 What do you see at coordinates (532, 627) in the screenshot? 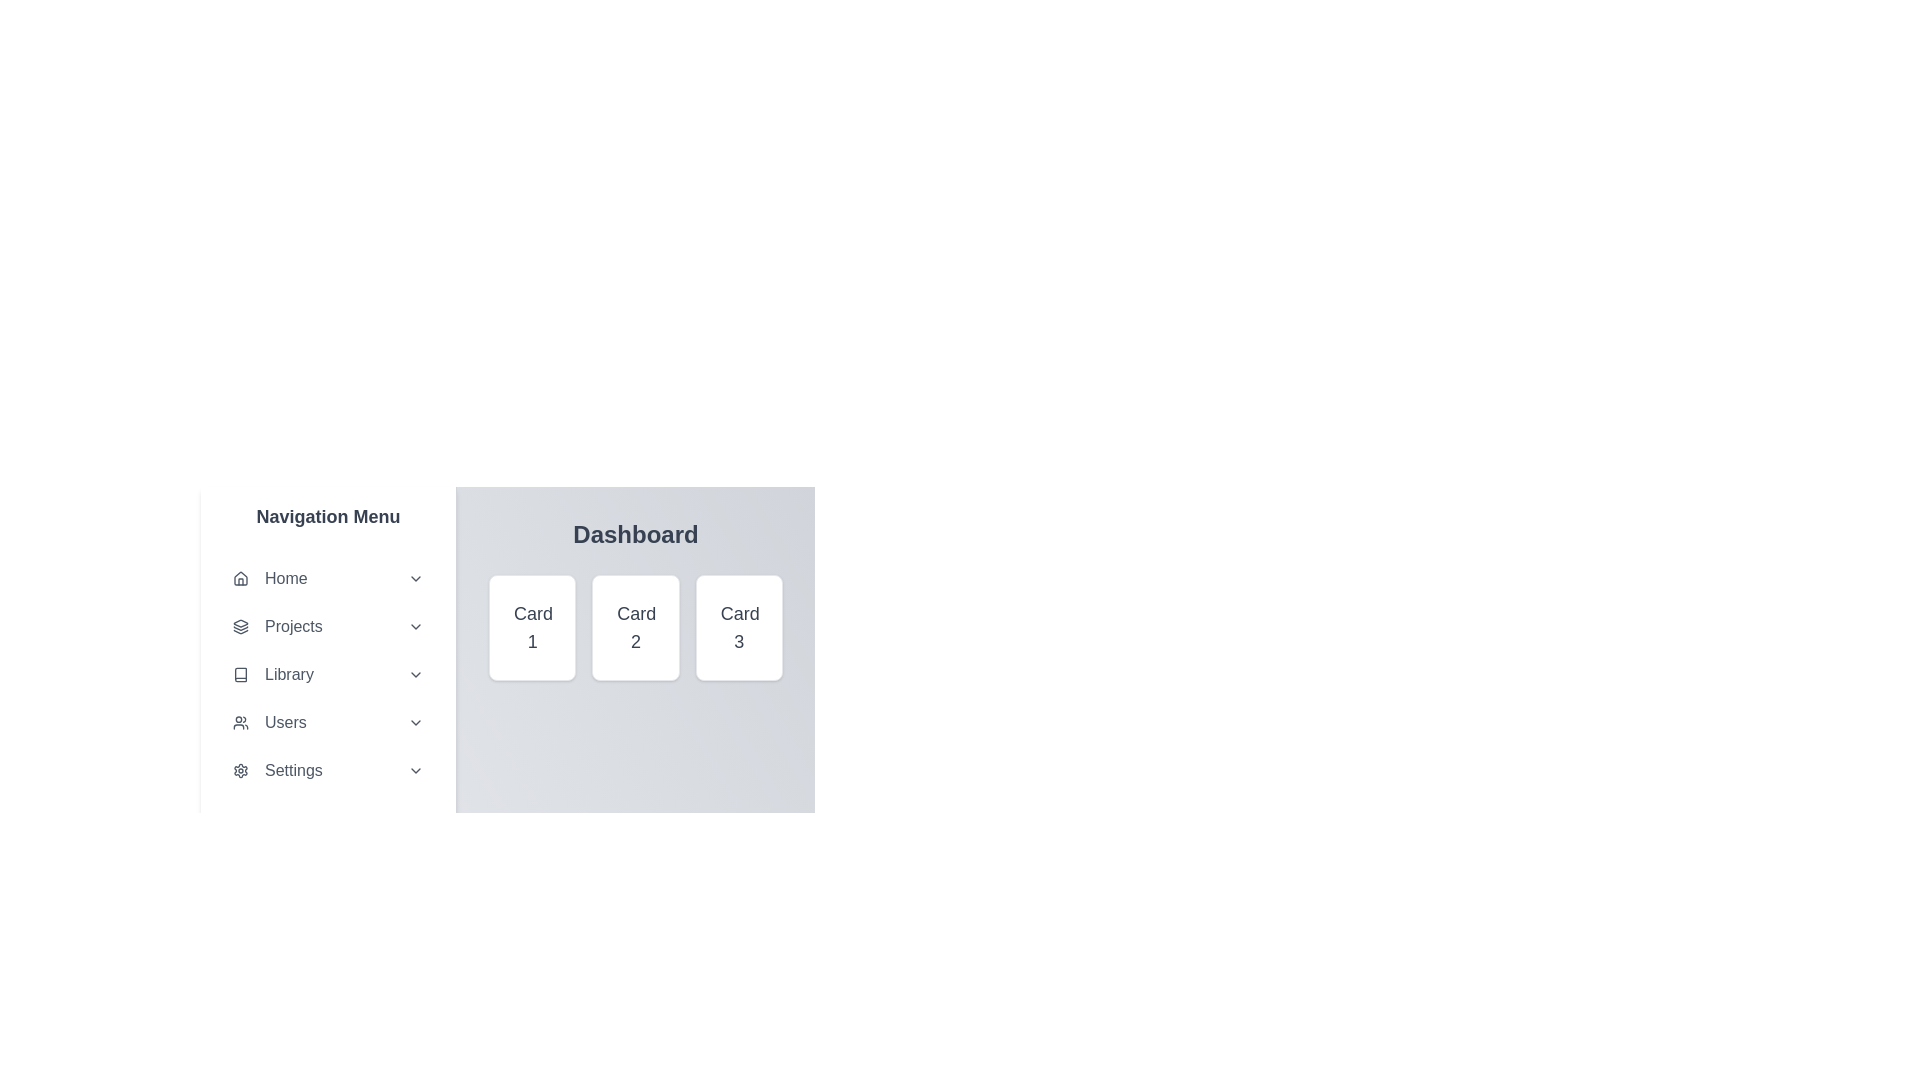
I see `text content of the first card's label located centrally within the white card with shadow under the 'Dashboard' heading` at bounding box center [532, 627].